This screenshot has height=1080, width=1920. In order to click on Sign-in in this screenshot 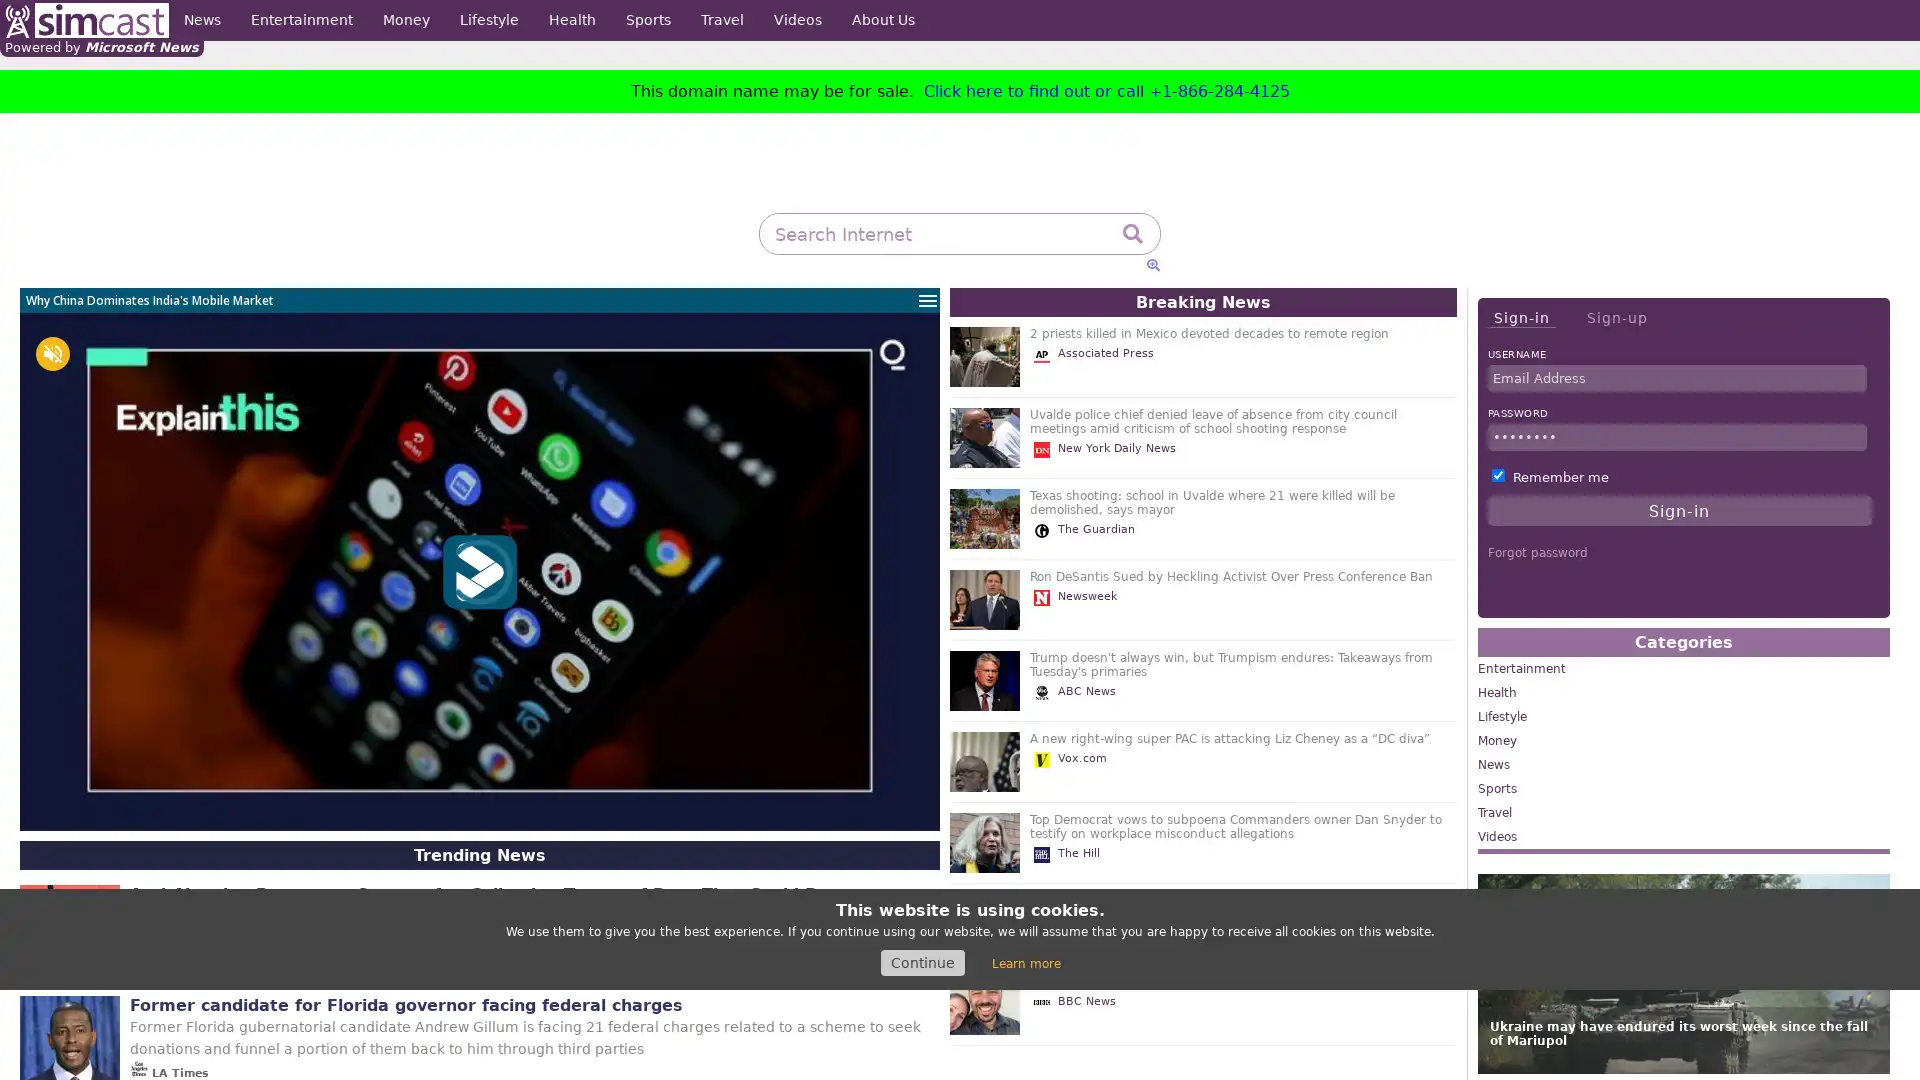, I will do `click(1520, 317)`.